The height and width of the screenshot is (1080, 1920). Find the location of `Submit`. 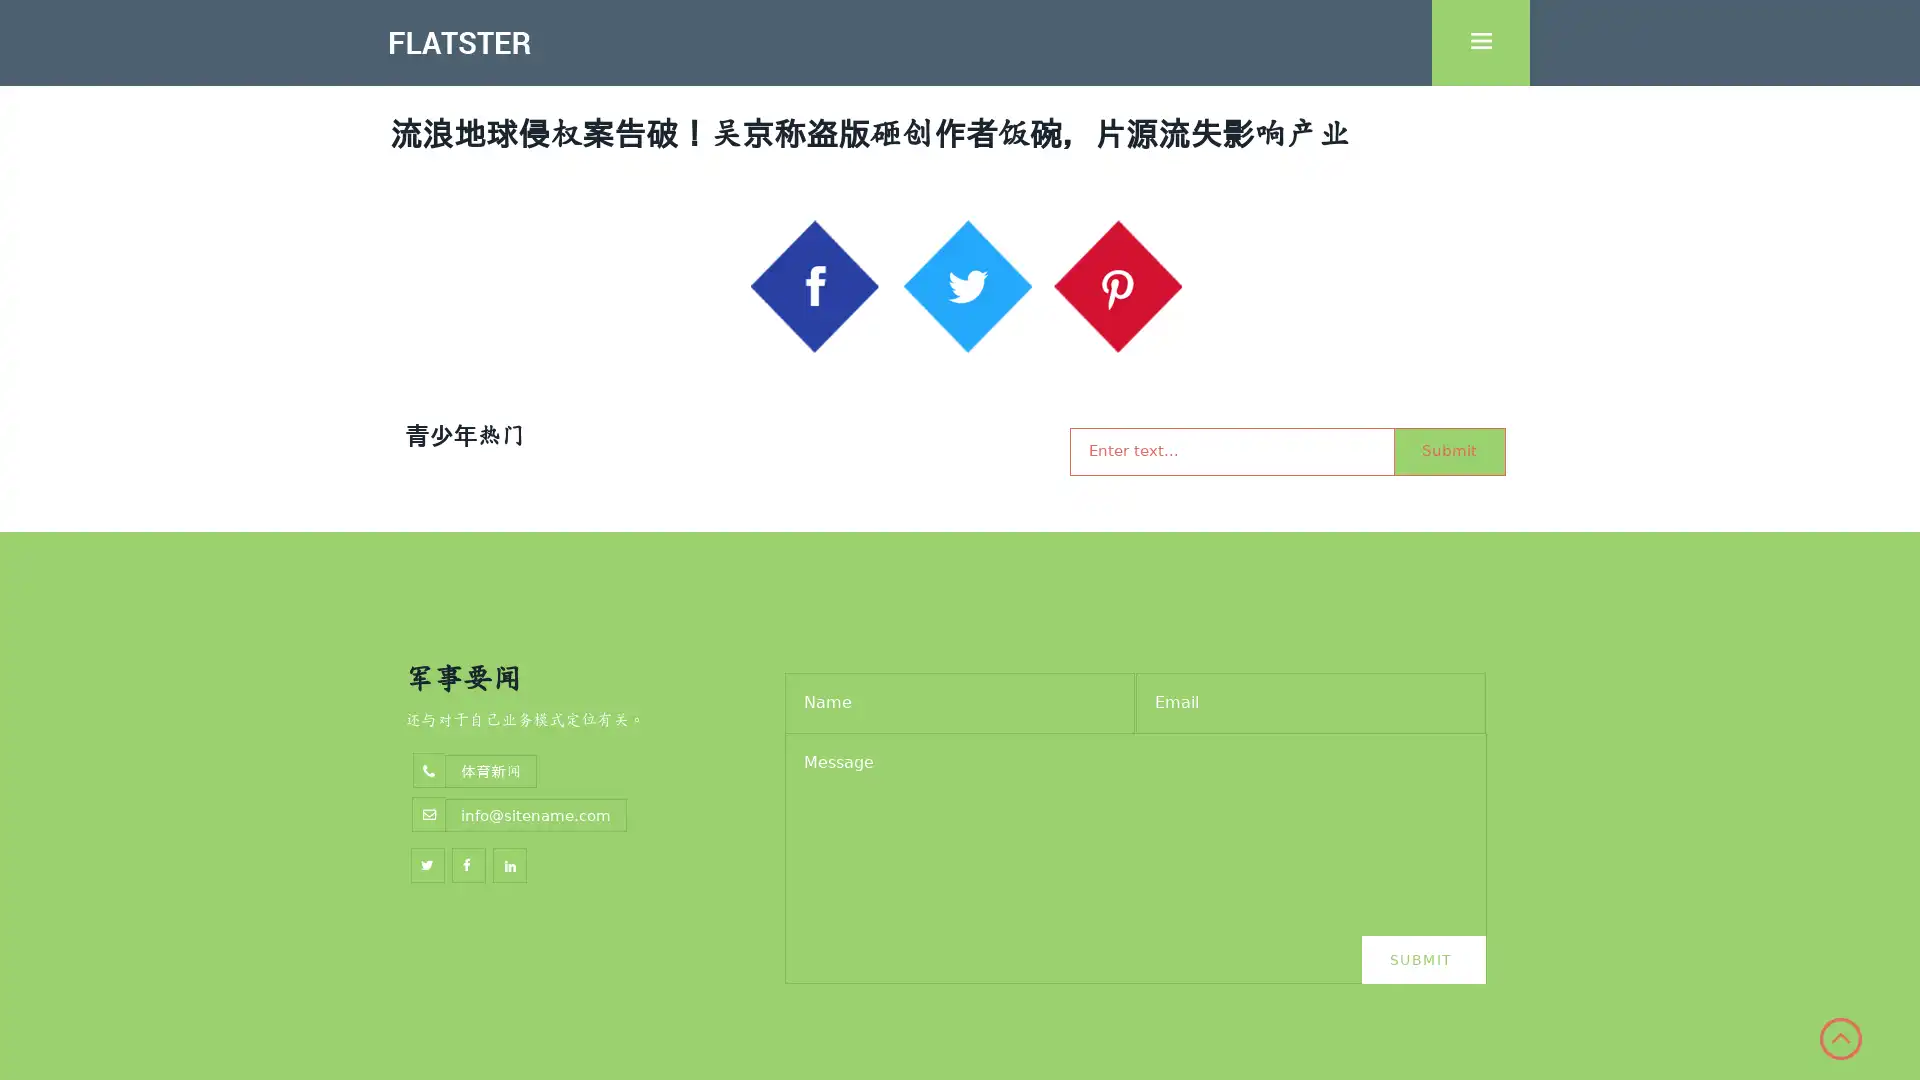

Submit is located at coordinates (1422, 958).